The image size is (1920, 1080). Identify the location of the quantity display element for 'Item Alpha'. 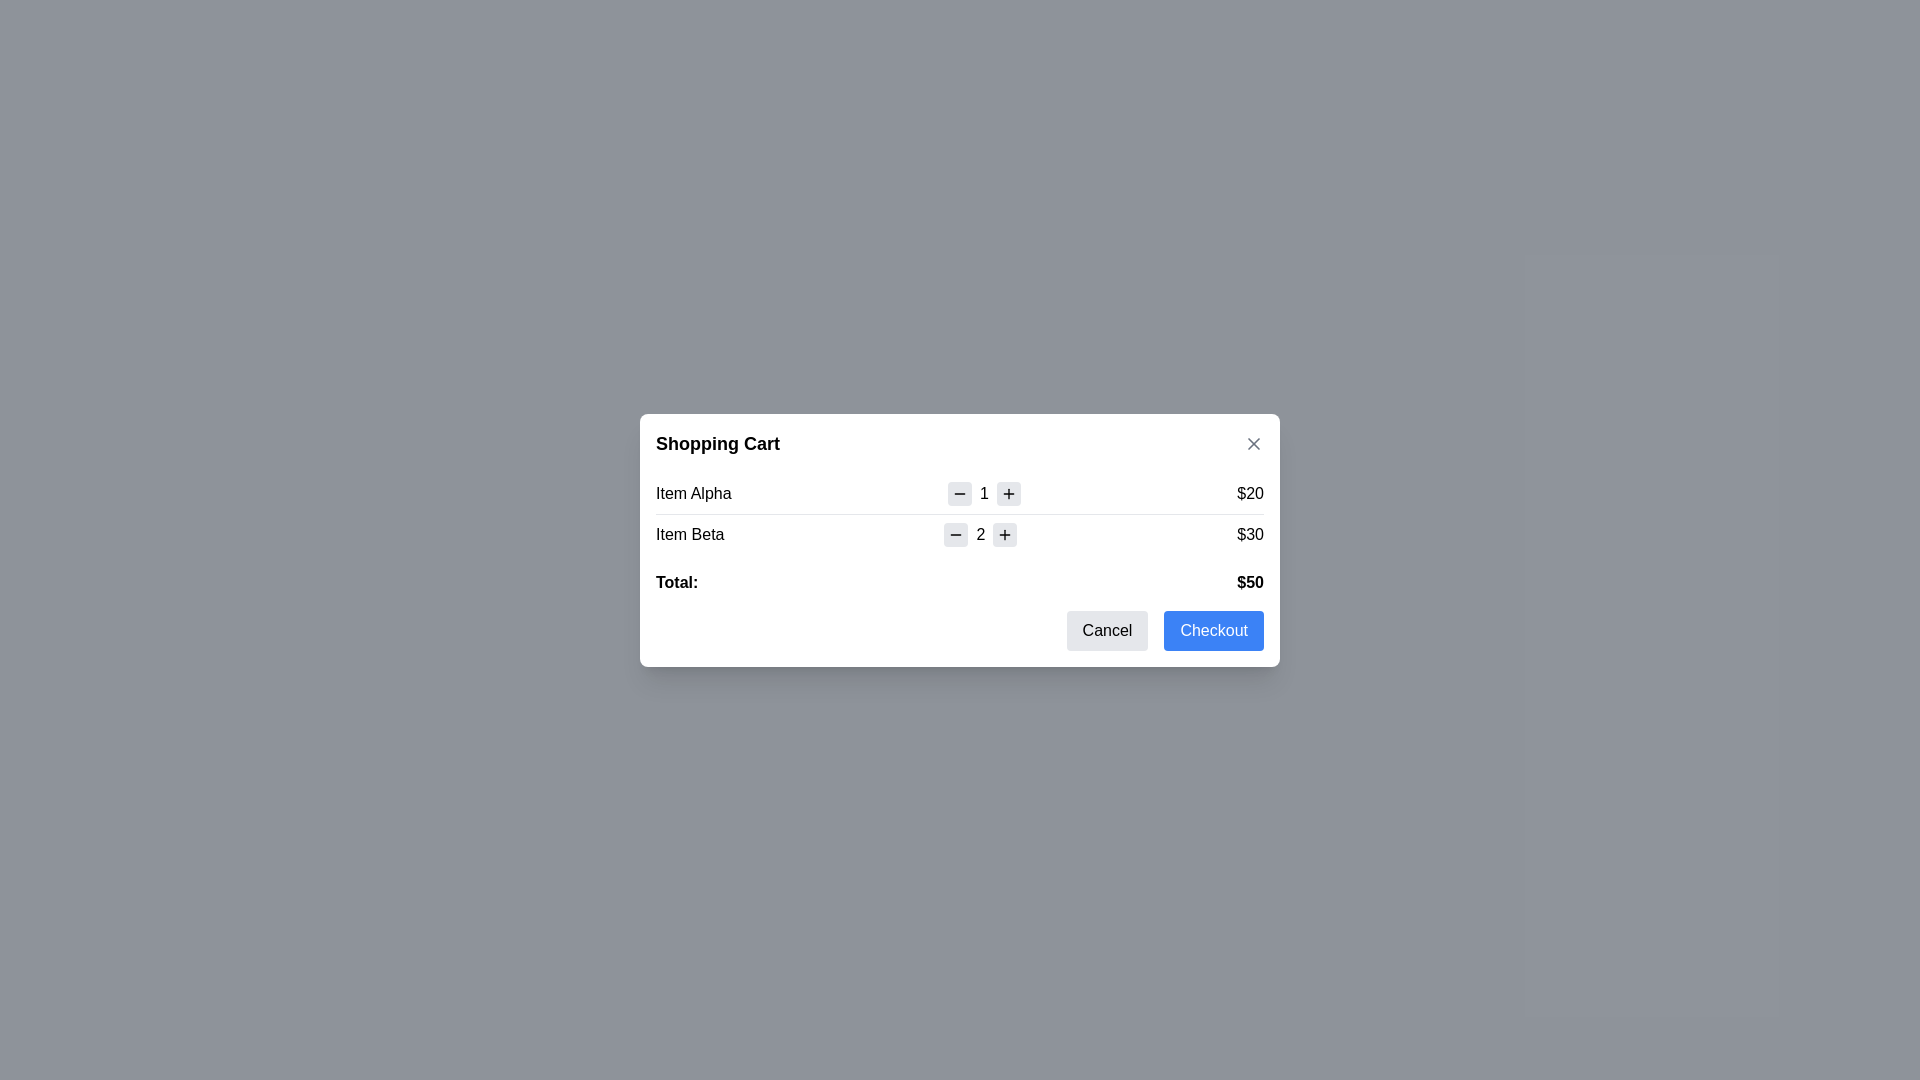
(984, 493).